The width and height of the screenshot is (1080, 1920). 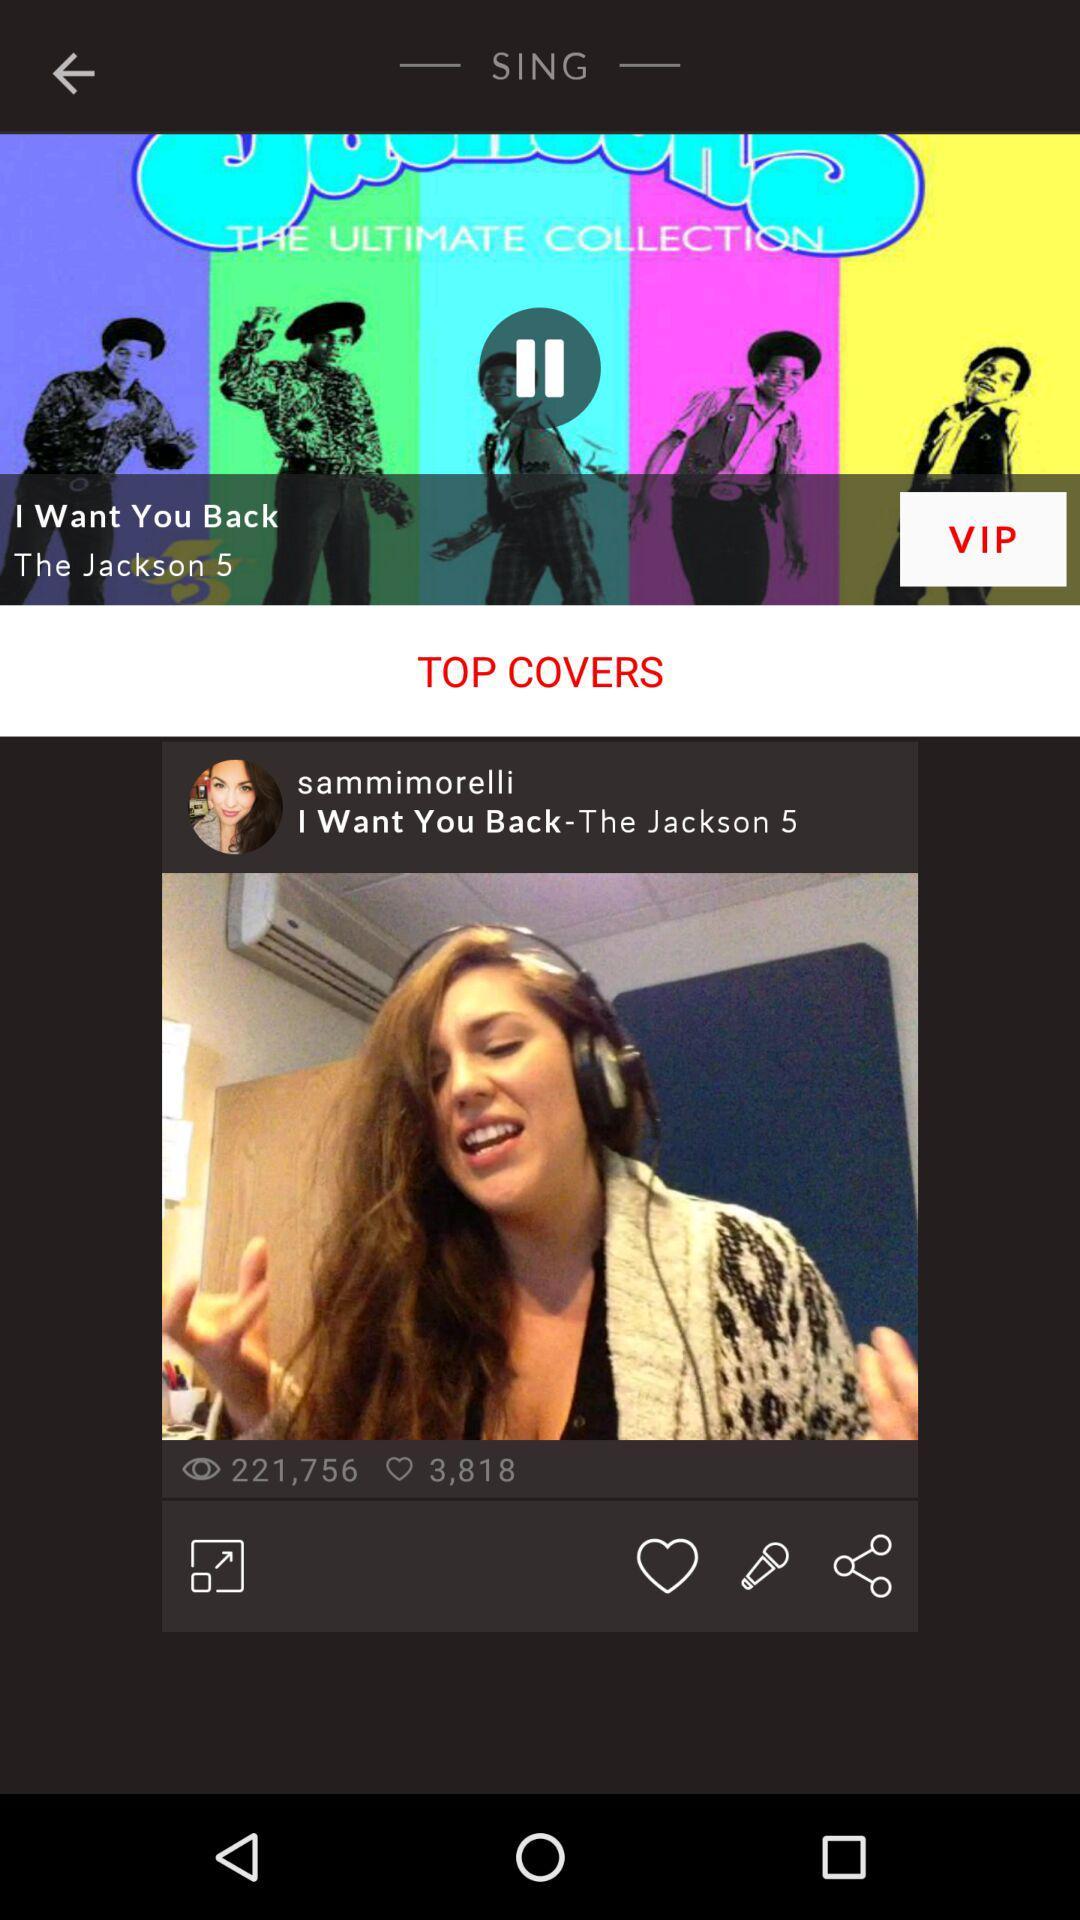 What do you see at coordinates (234, 806) in the screenshot?
I see `icon next to the sammimorelli icon` at bounding box center [234, 806].